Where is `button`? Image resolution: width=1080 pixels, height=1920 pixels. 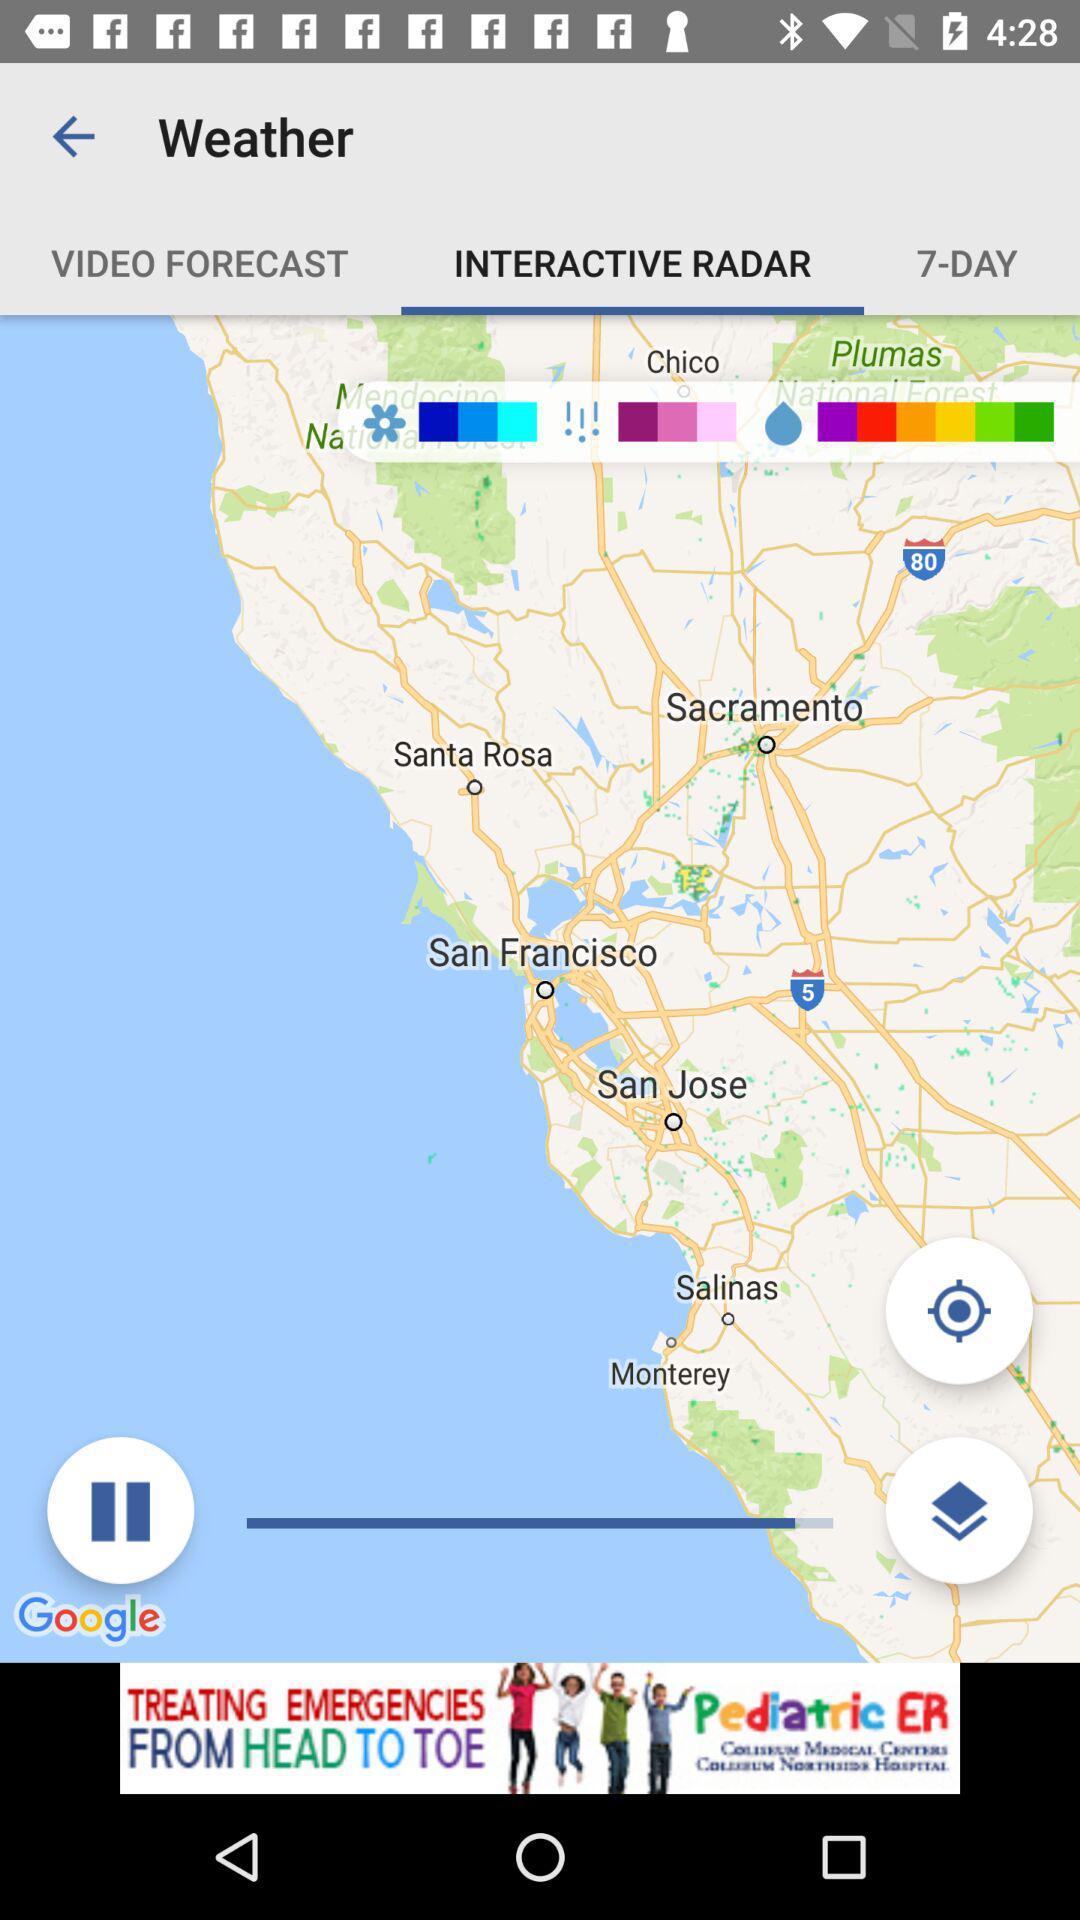
button is located at coordinates (120, 1510).